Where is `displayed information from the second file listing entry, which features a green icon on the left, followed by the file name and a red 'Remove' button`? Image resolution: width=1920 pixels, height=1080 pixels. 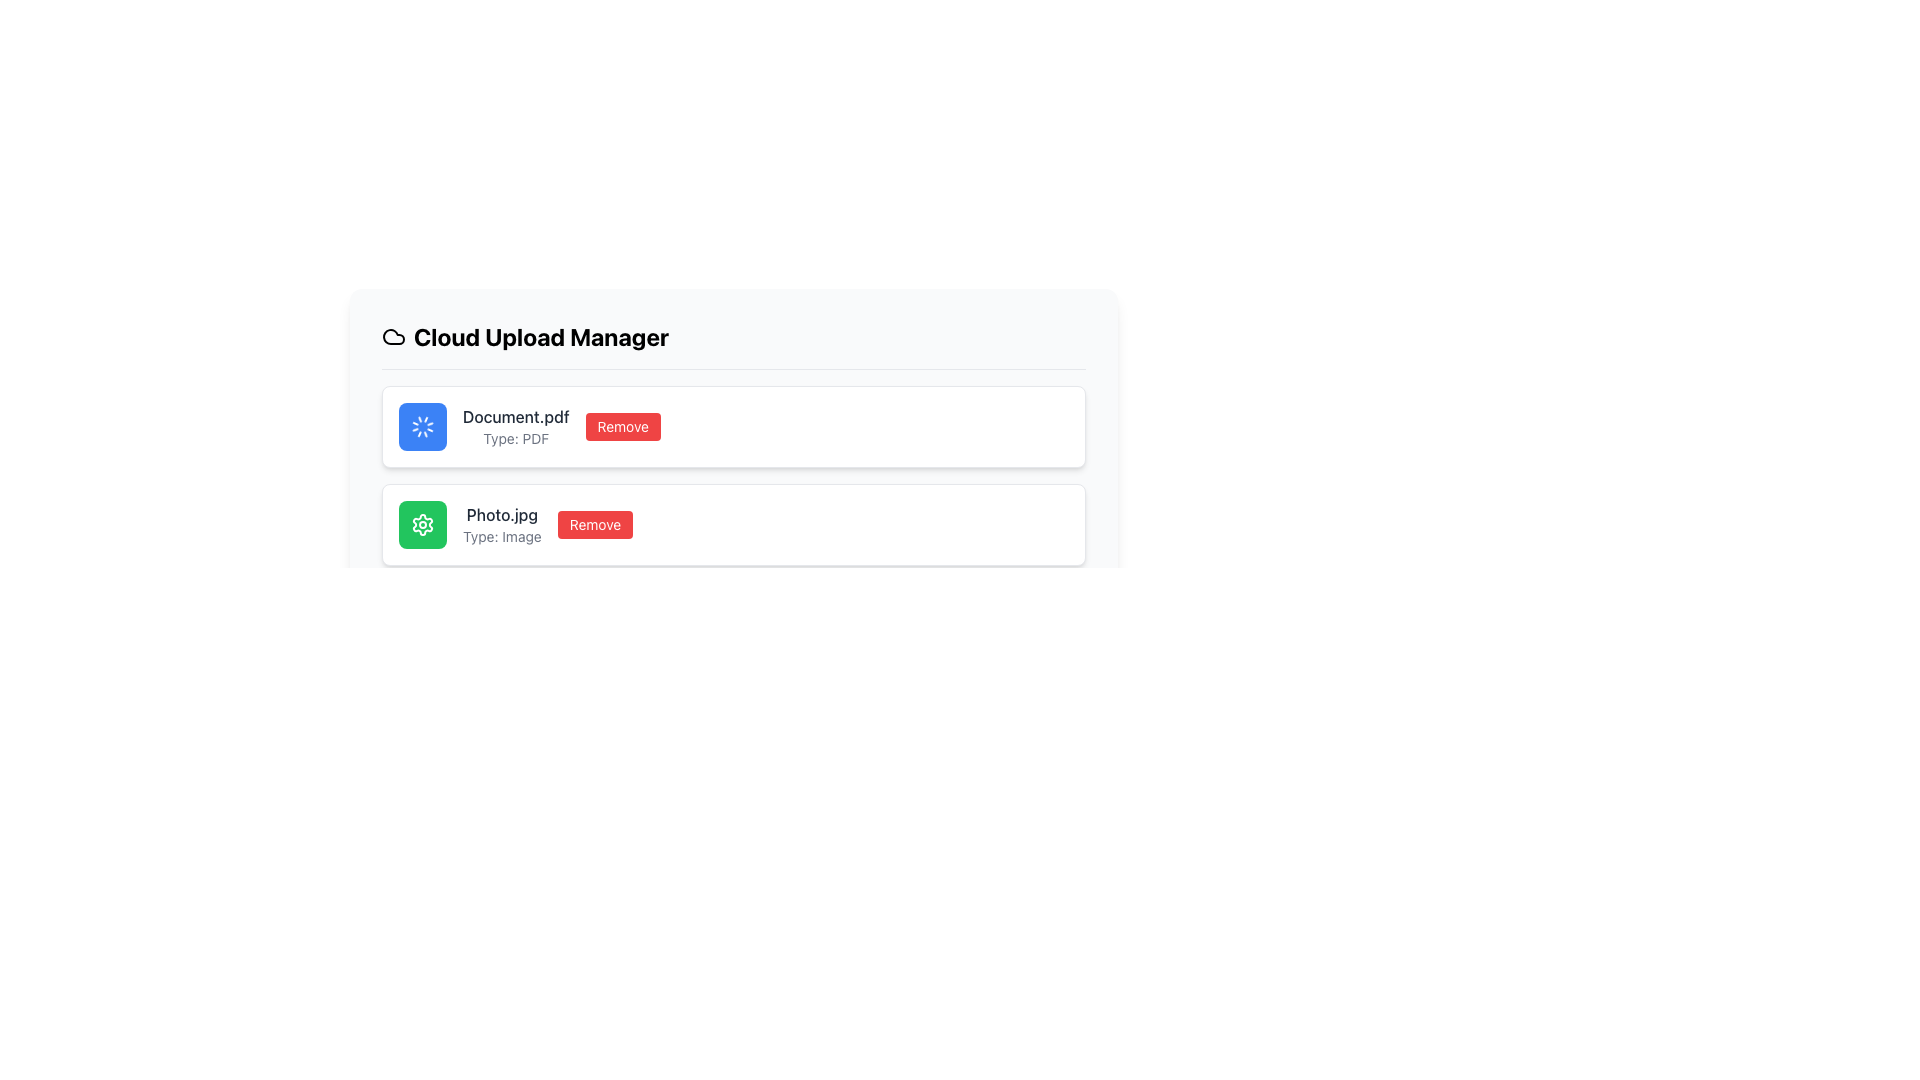
displayed information from the second file listing entry, which features a green icon on the left, followed by the file name and a red 'Remove' button is located at coordinates (733, 523).